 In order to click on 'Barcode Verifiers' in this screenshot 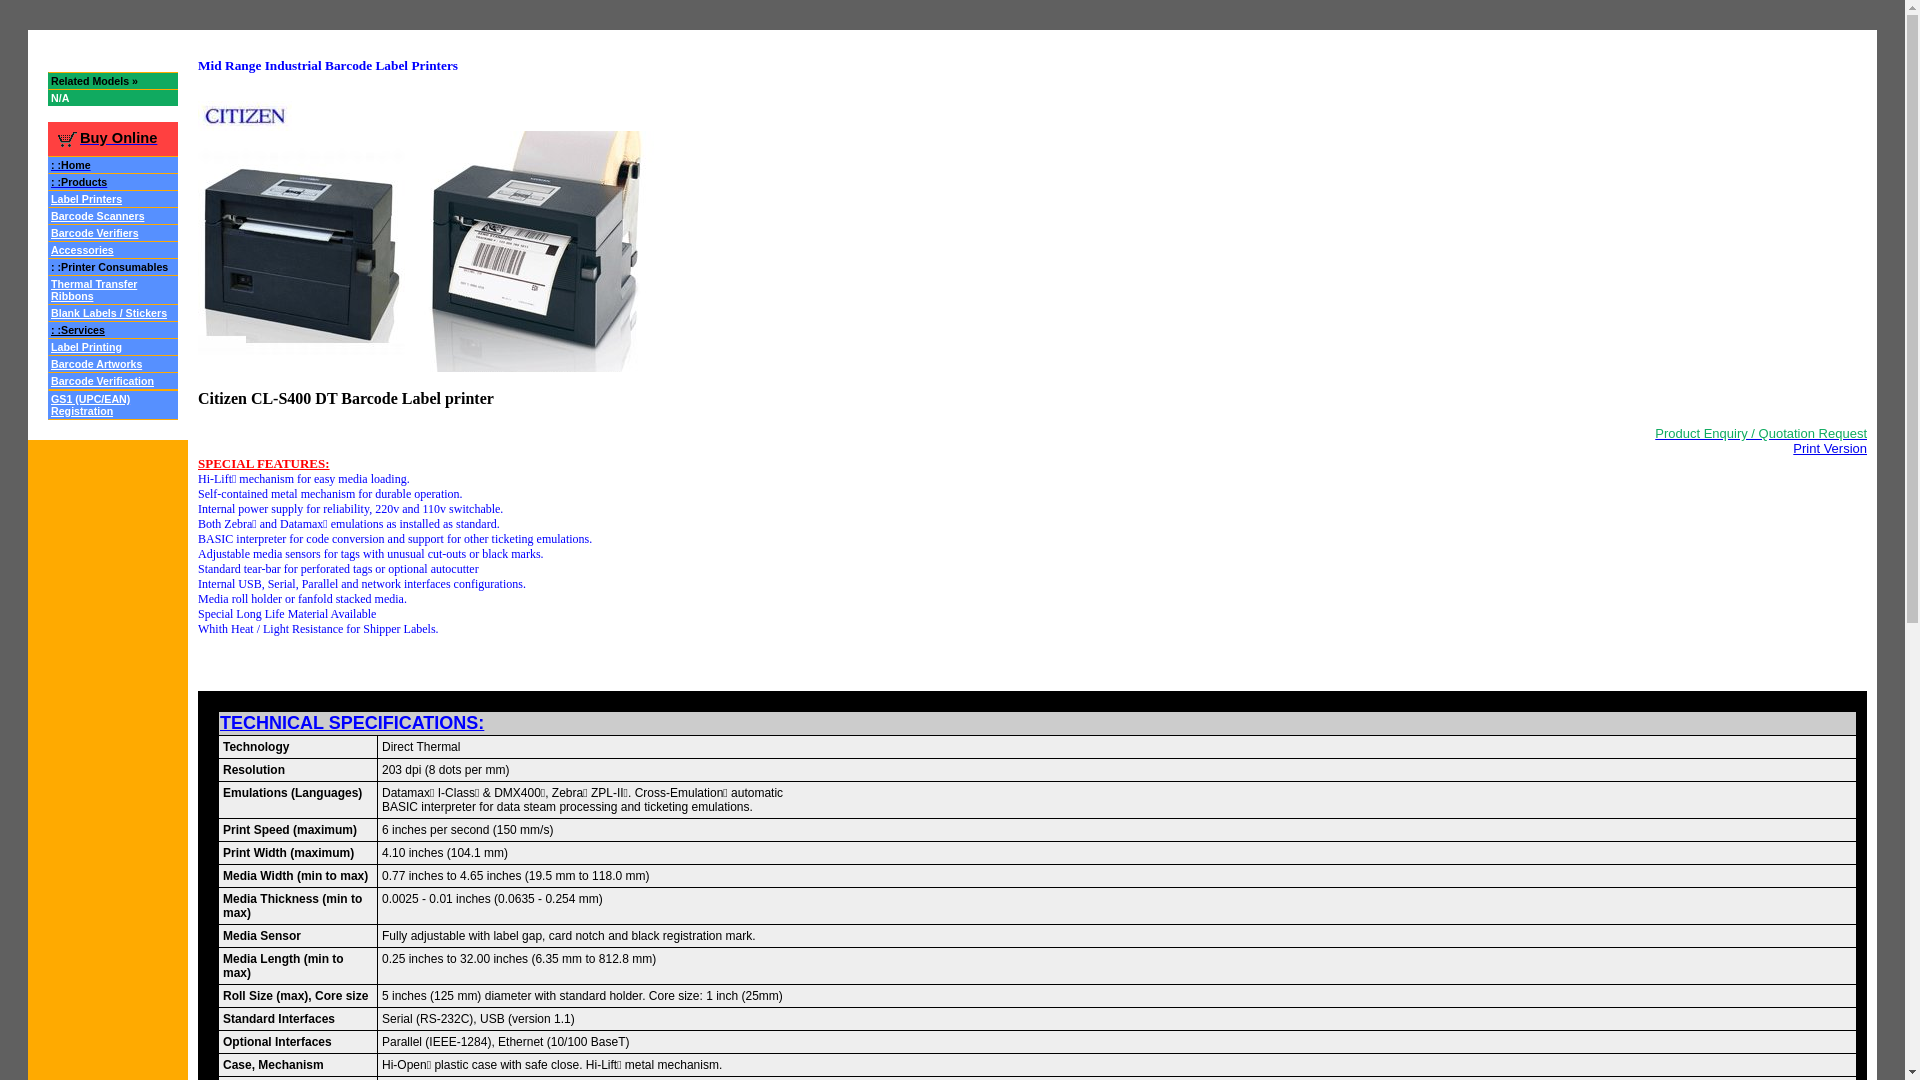, I will do `click(94, 230)`.